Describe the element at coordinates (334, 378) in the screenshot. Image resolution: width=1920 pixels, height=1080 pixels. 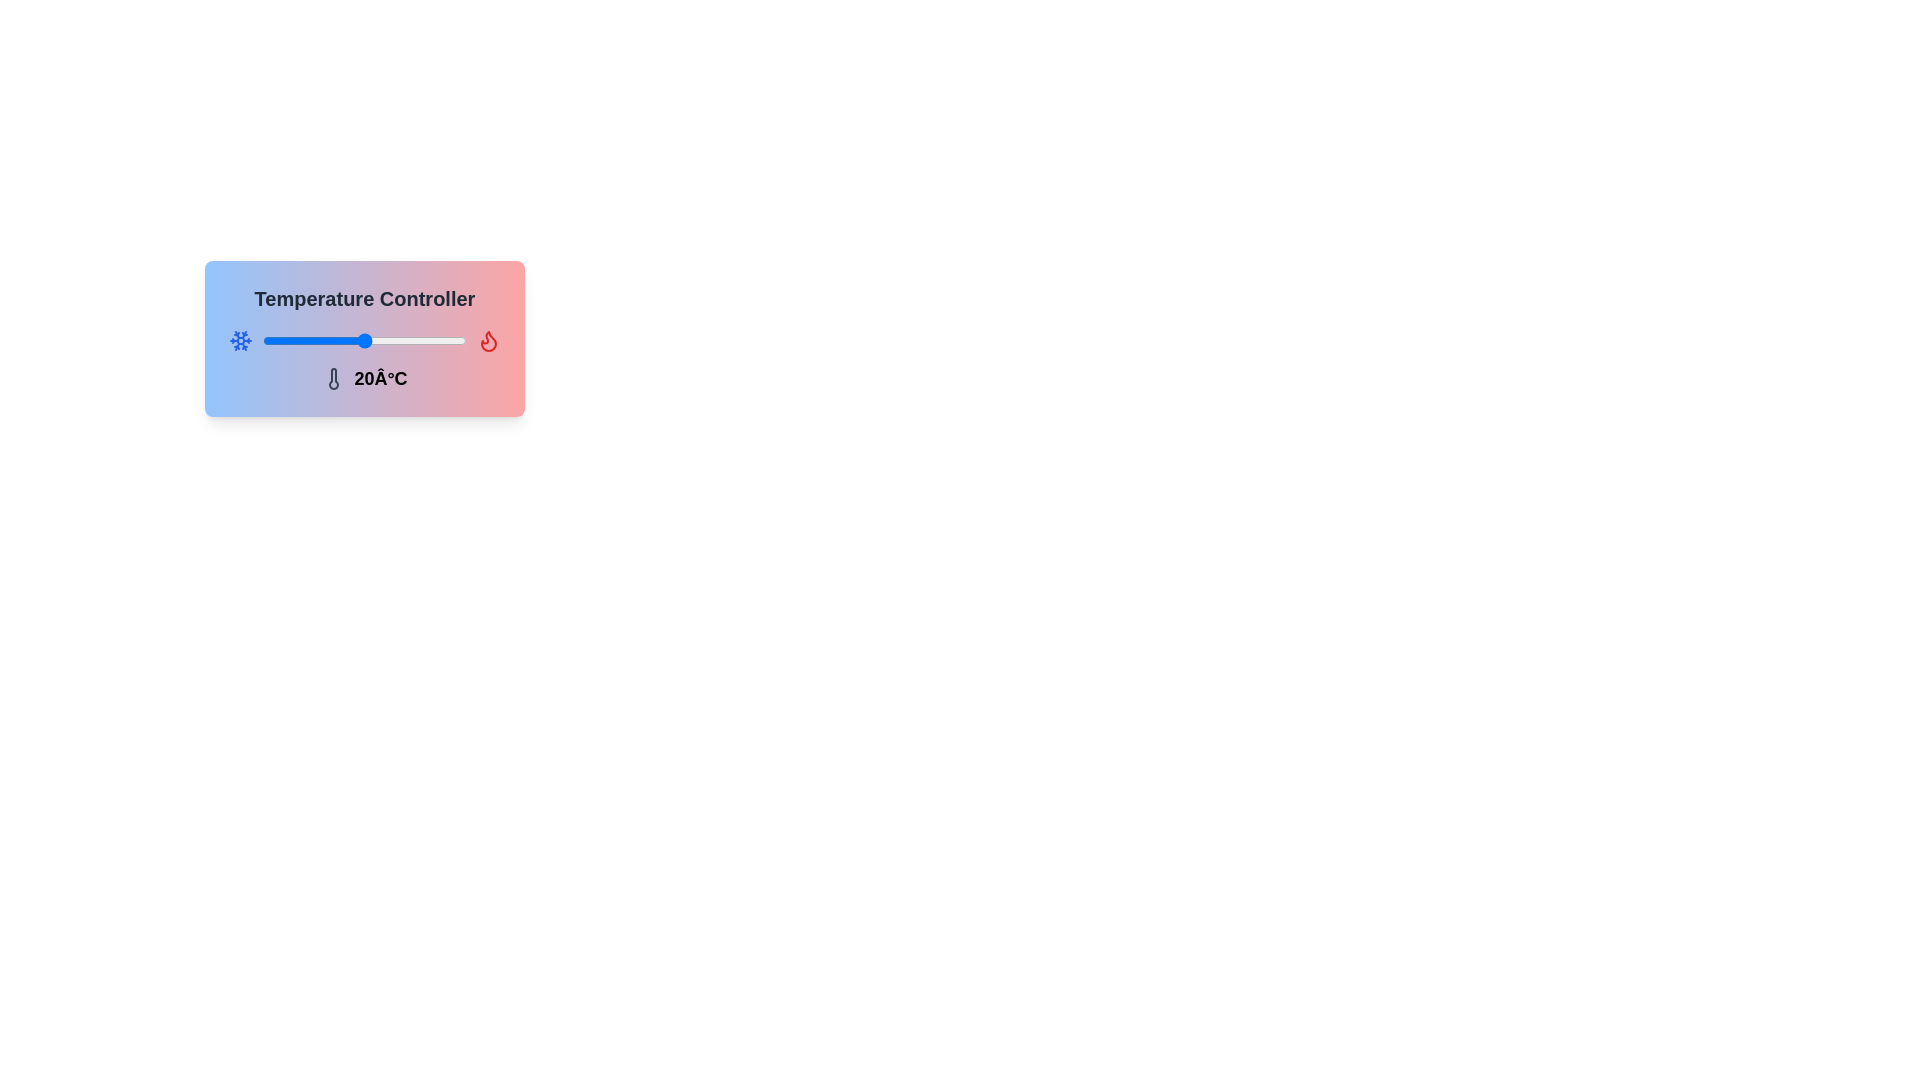
I see `the thermometer icon to interact with it` at that location.